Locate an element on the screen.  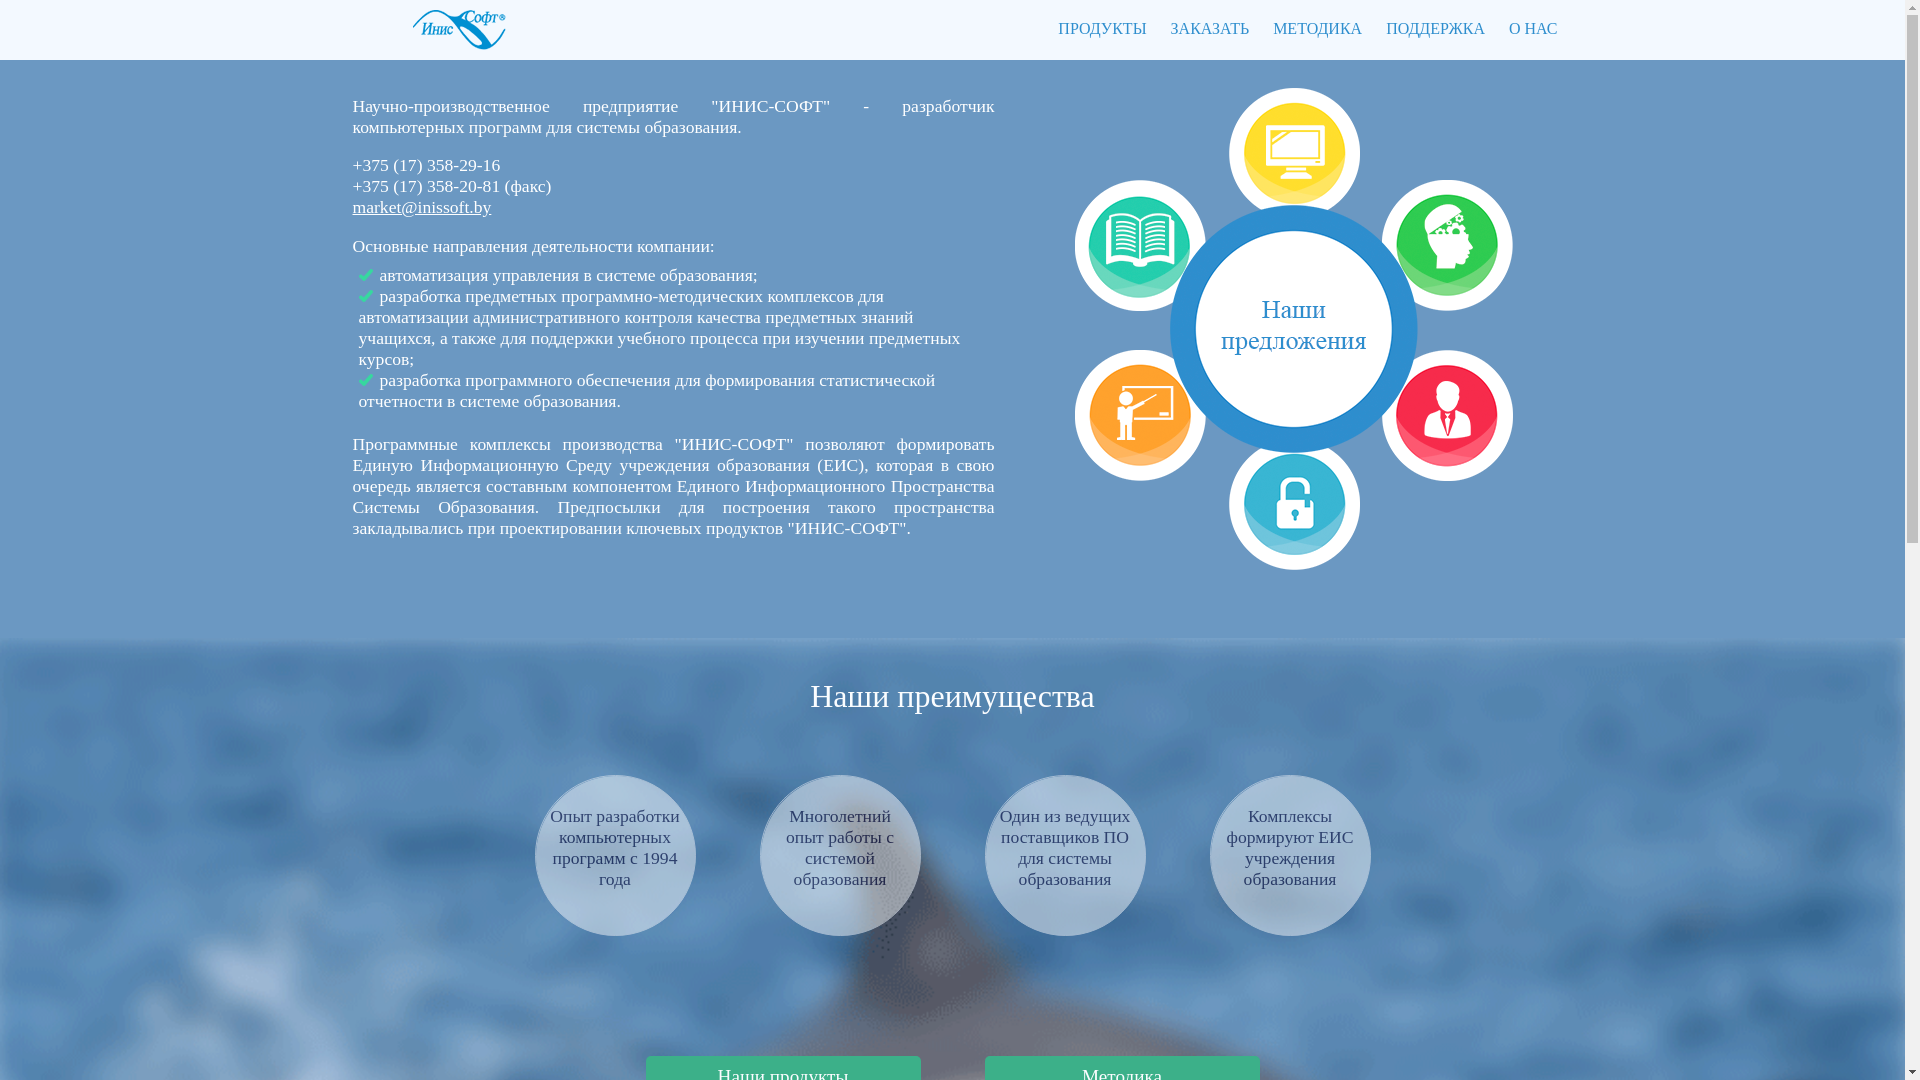
'market@inissoft.by' is located at coordinates (351, 207).